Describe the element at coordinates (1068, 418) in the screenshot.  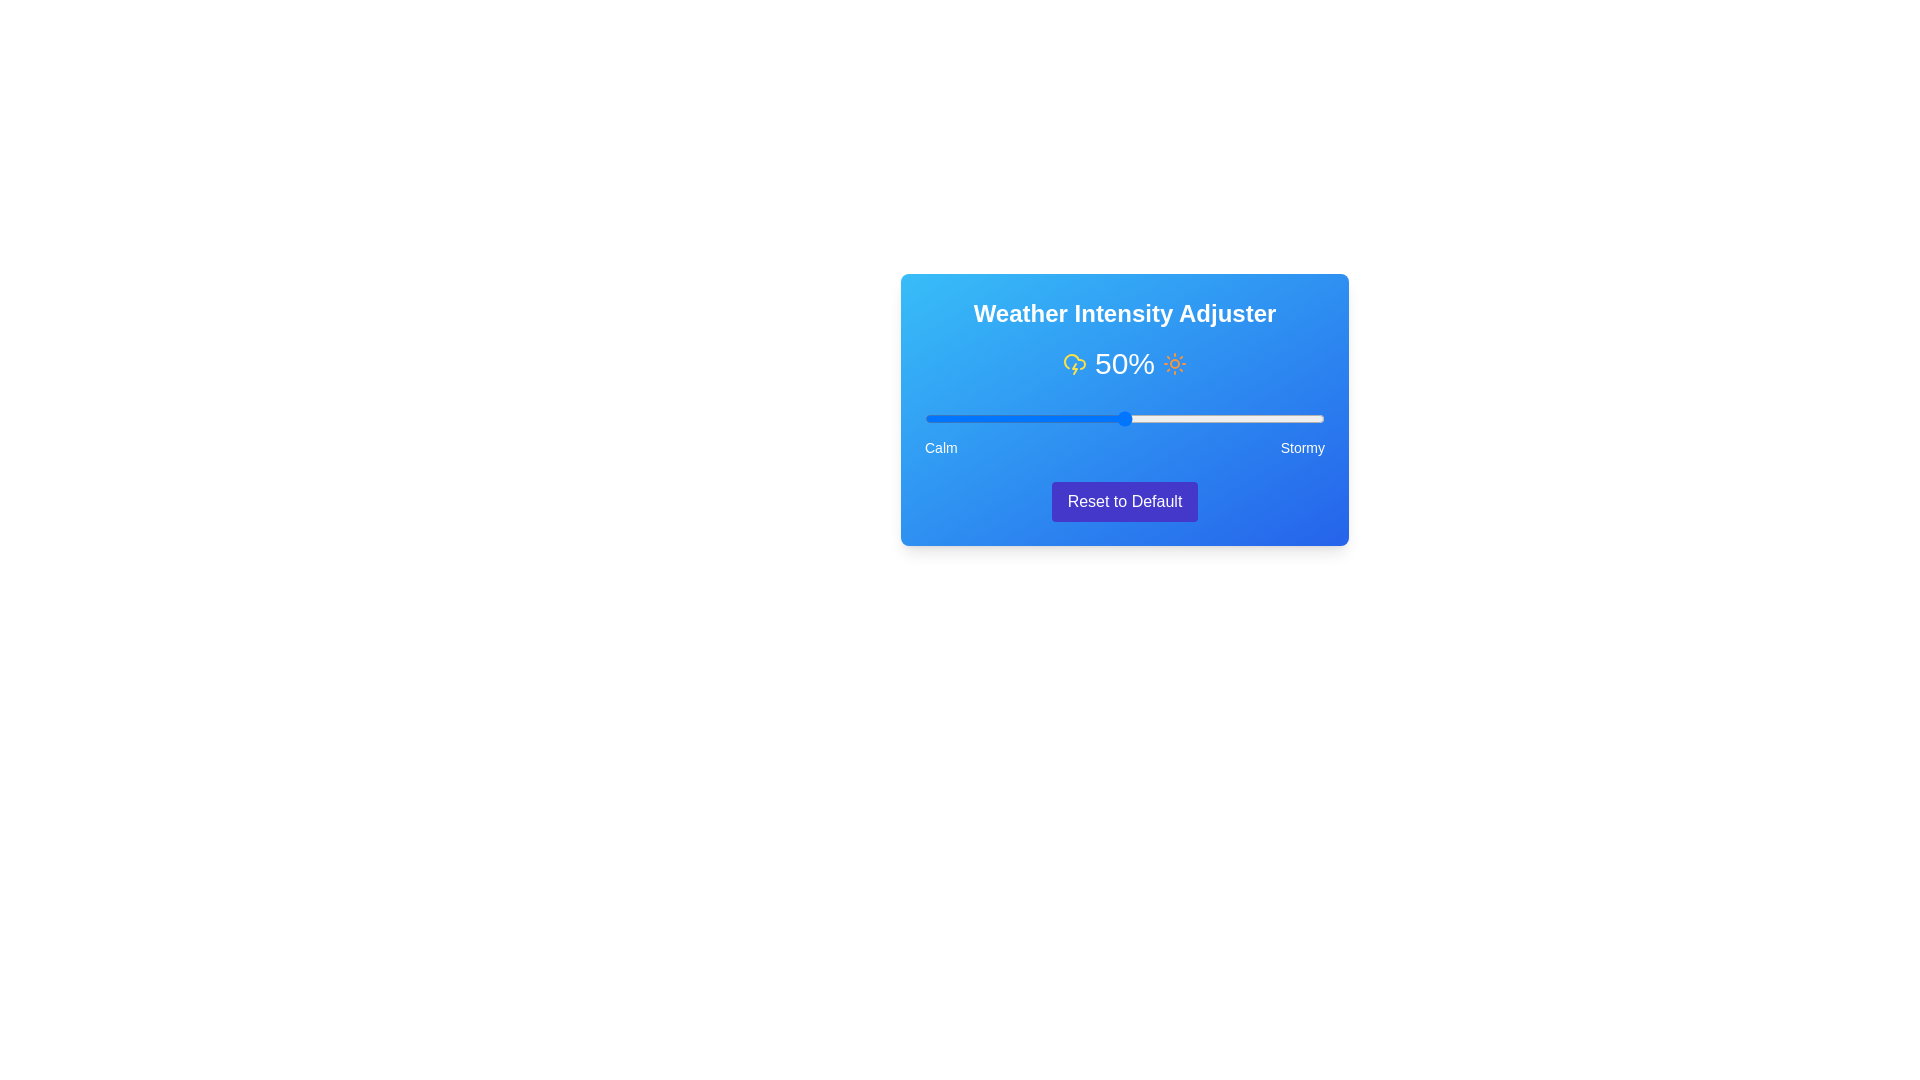
I see `the weather intensity slider to 36%` at that location.